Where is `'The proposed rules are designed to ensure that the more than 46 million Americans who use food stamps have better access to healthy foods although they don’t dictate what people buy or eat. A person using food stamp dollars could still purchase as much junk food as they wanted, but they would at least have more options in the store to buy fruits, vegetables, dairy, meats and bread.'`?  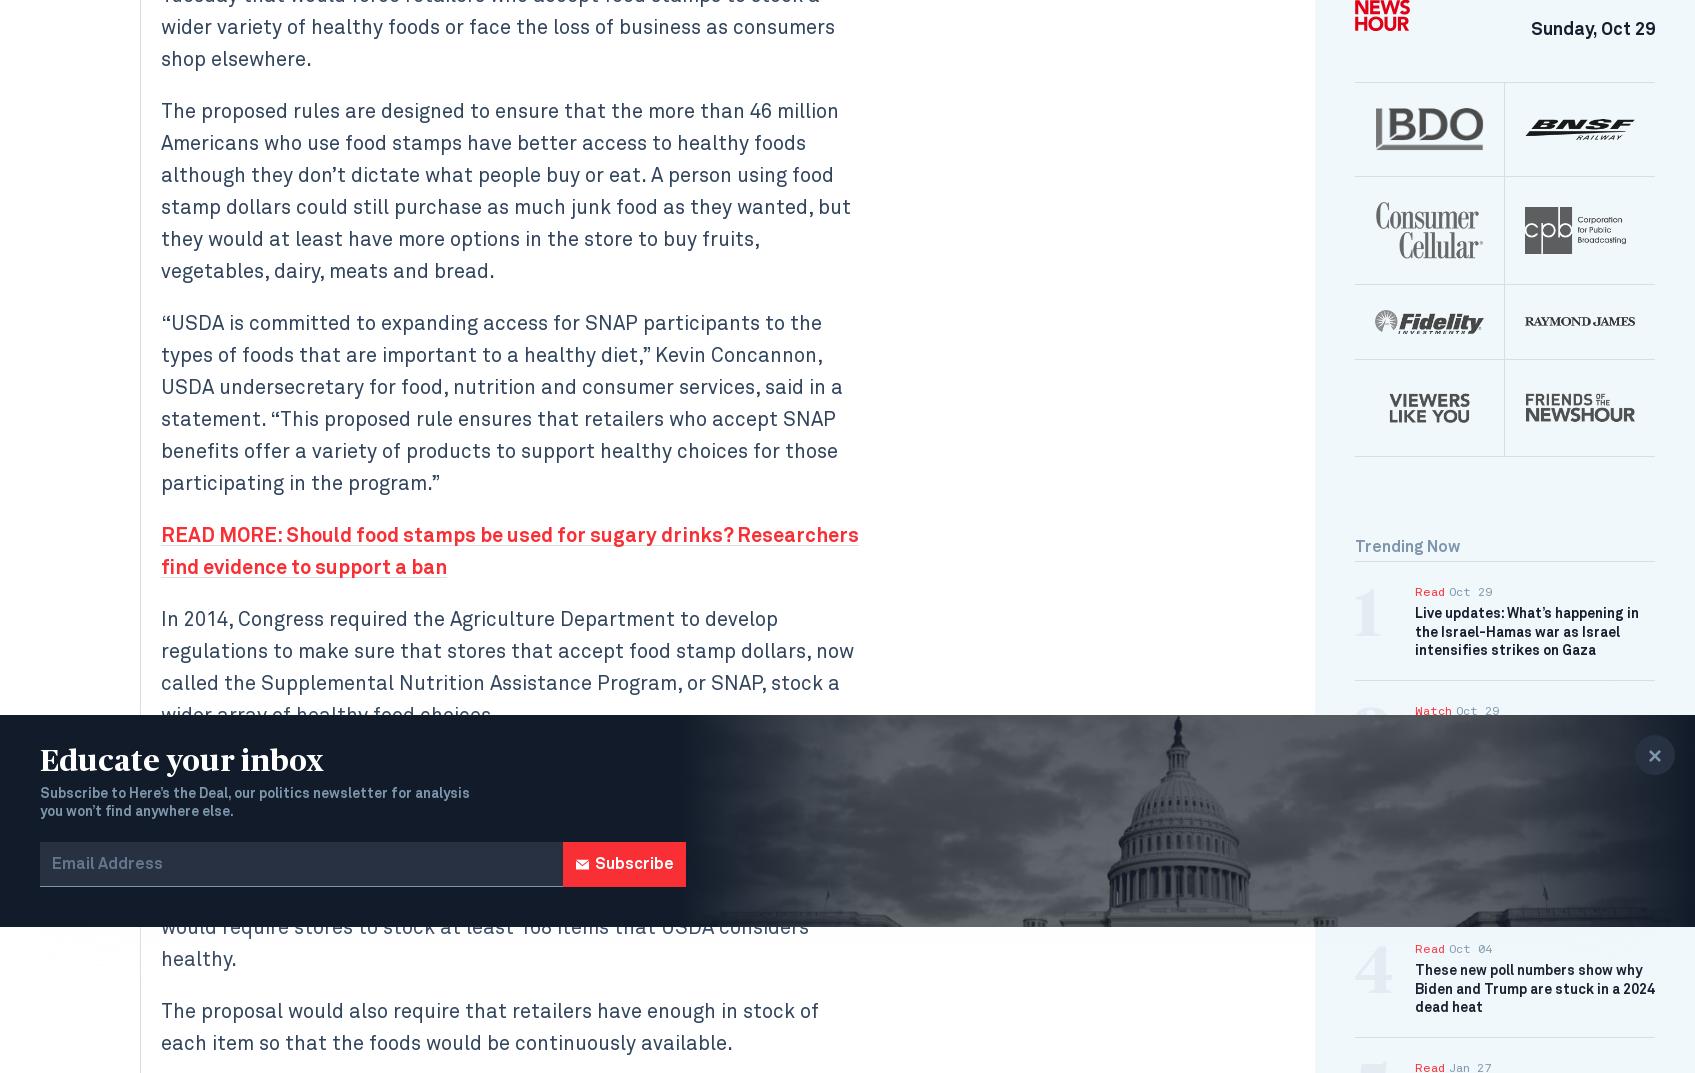
'The proposed rules are designed to ensure that the more than 46 million Americans who use food stamps have better access to healthy foods although they don’t dictate what people buy or eat. A person using food stamp dollars could still purchase as much junk food as they wanted, but they would at least have more options in the store to buy fruits, vegetables, dairy, meats and bread.' is located at coordinates (504, 191).